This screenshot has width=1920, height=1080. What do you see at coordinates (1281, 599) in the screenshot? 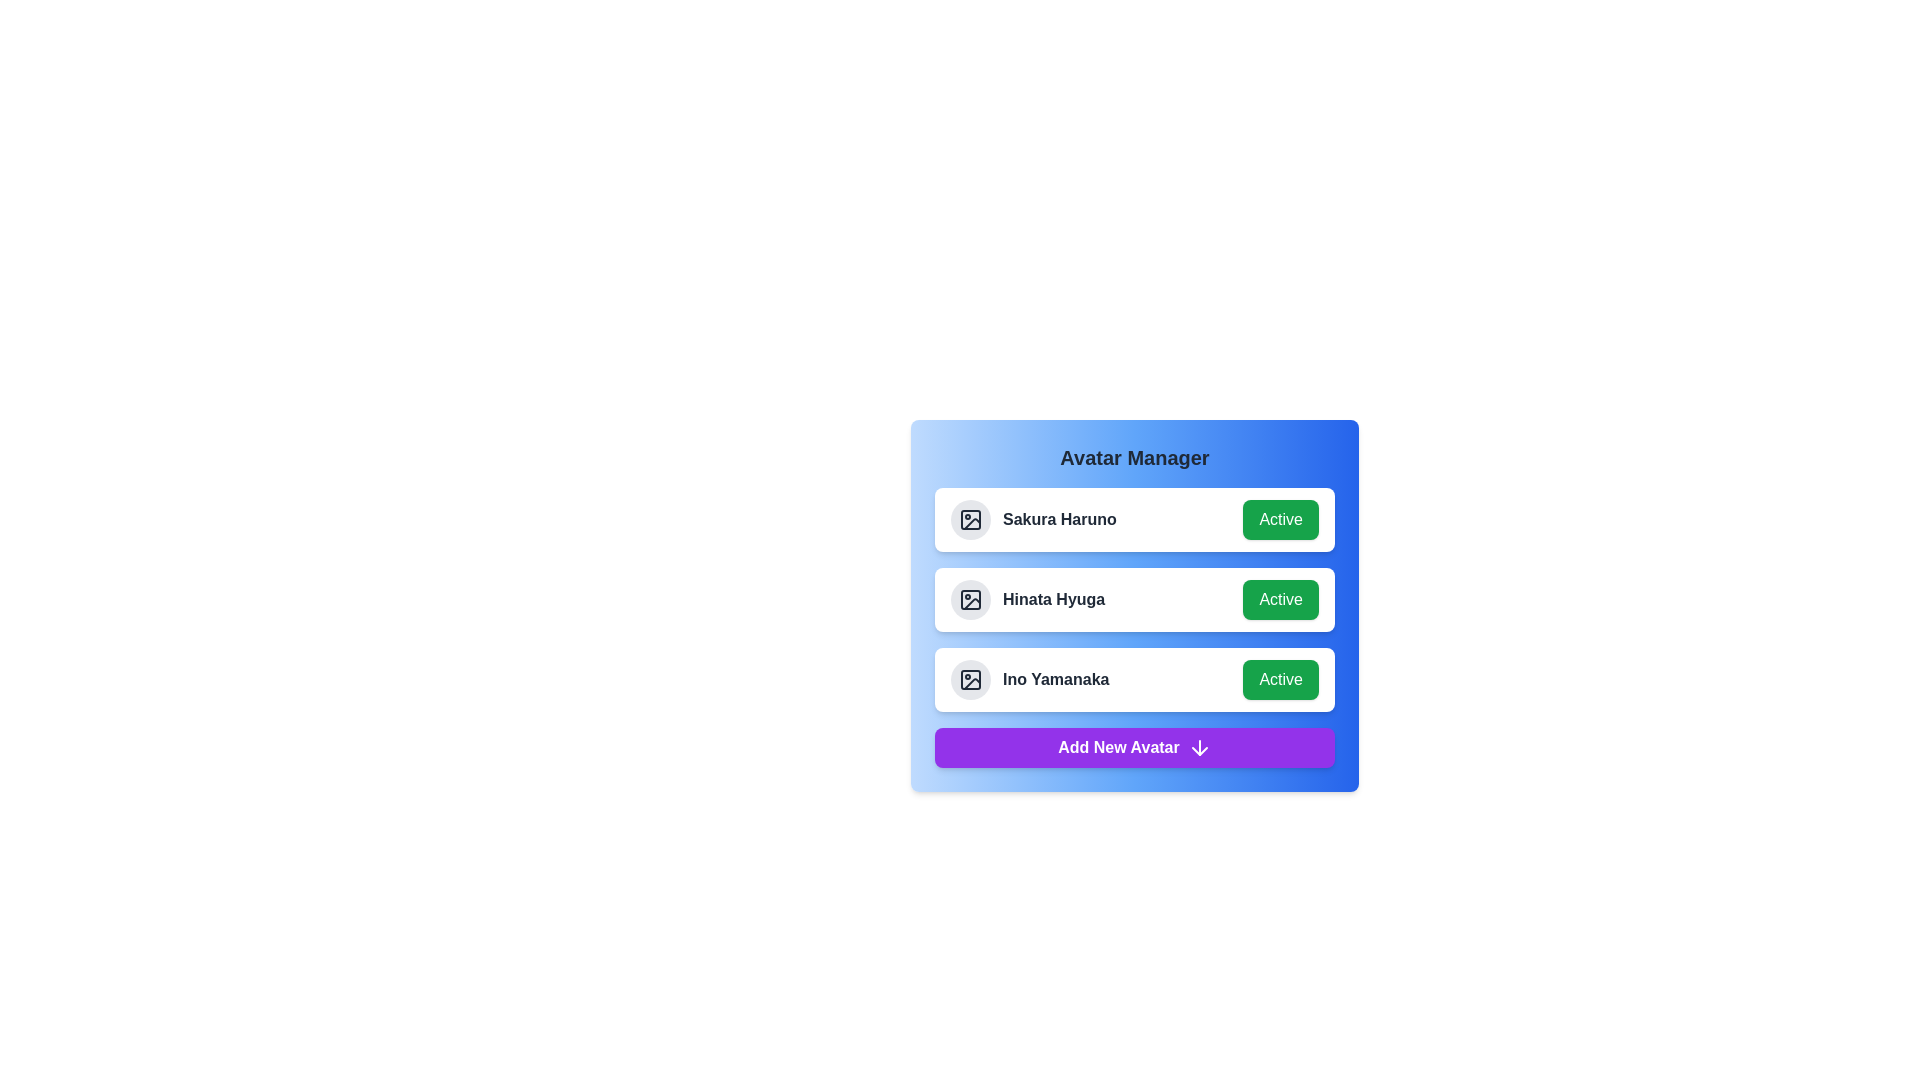
I see `the active status toggle button` at bounding box center [1281, 599].